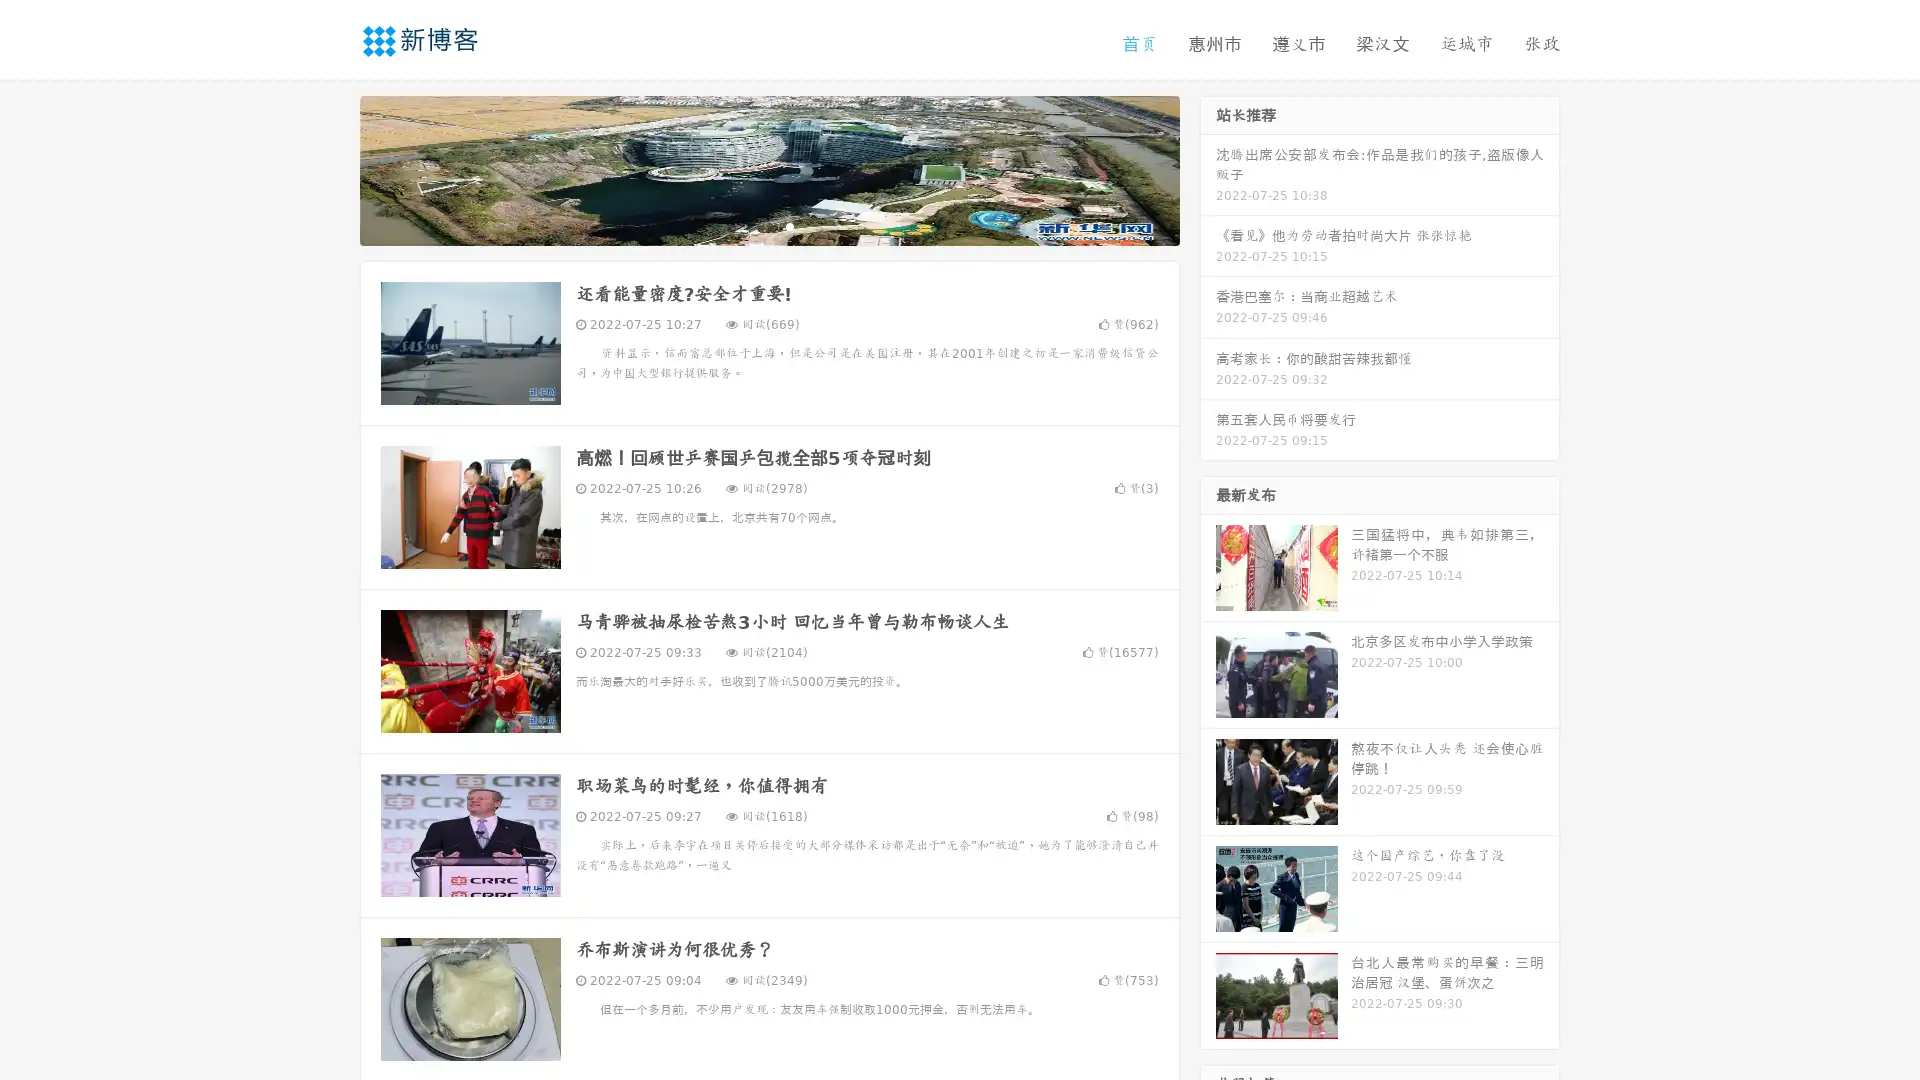 The width and height of the screenshot is (1920, 1080). Describe the element at coordinates (789, 225) in the screenshot. I see `Go to slide 3` at that location.